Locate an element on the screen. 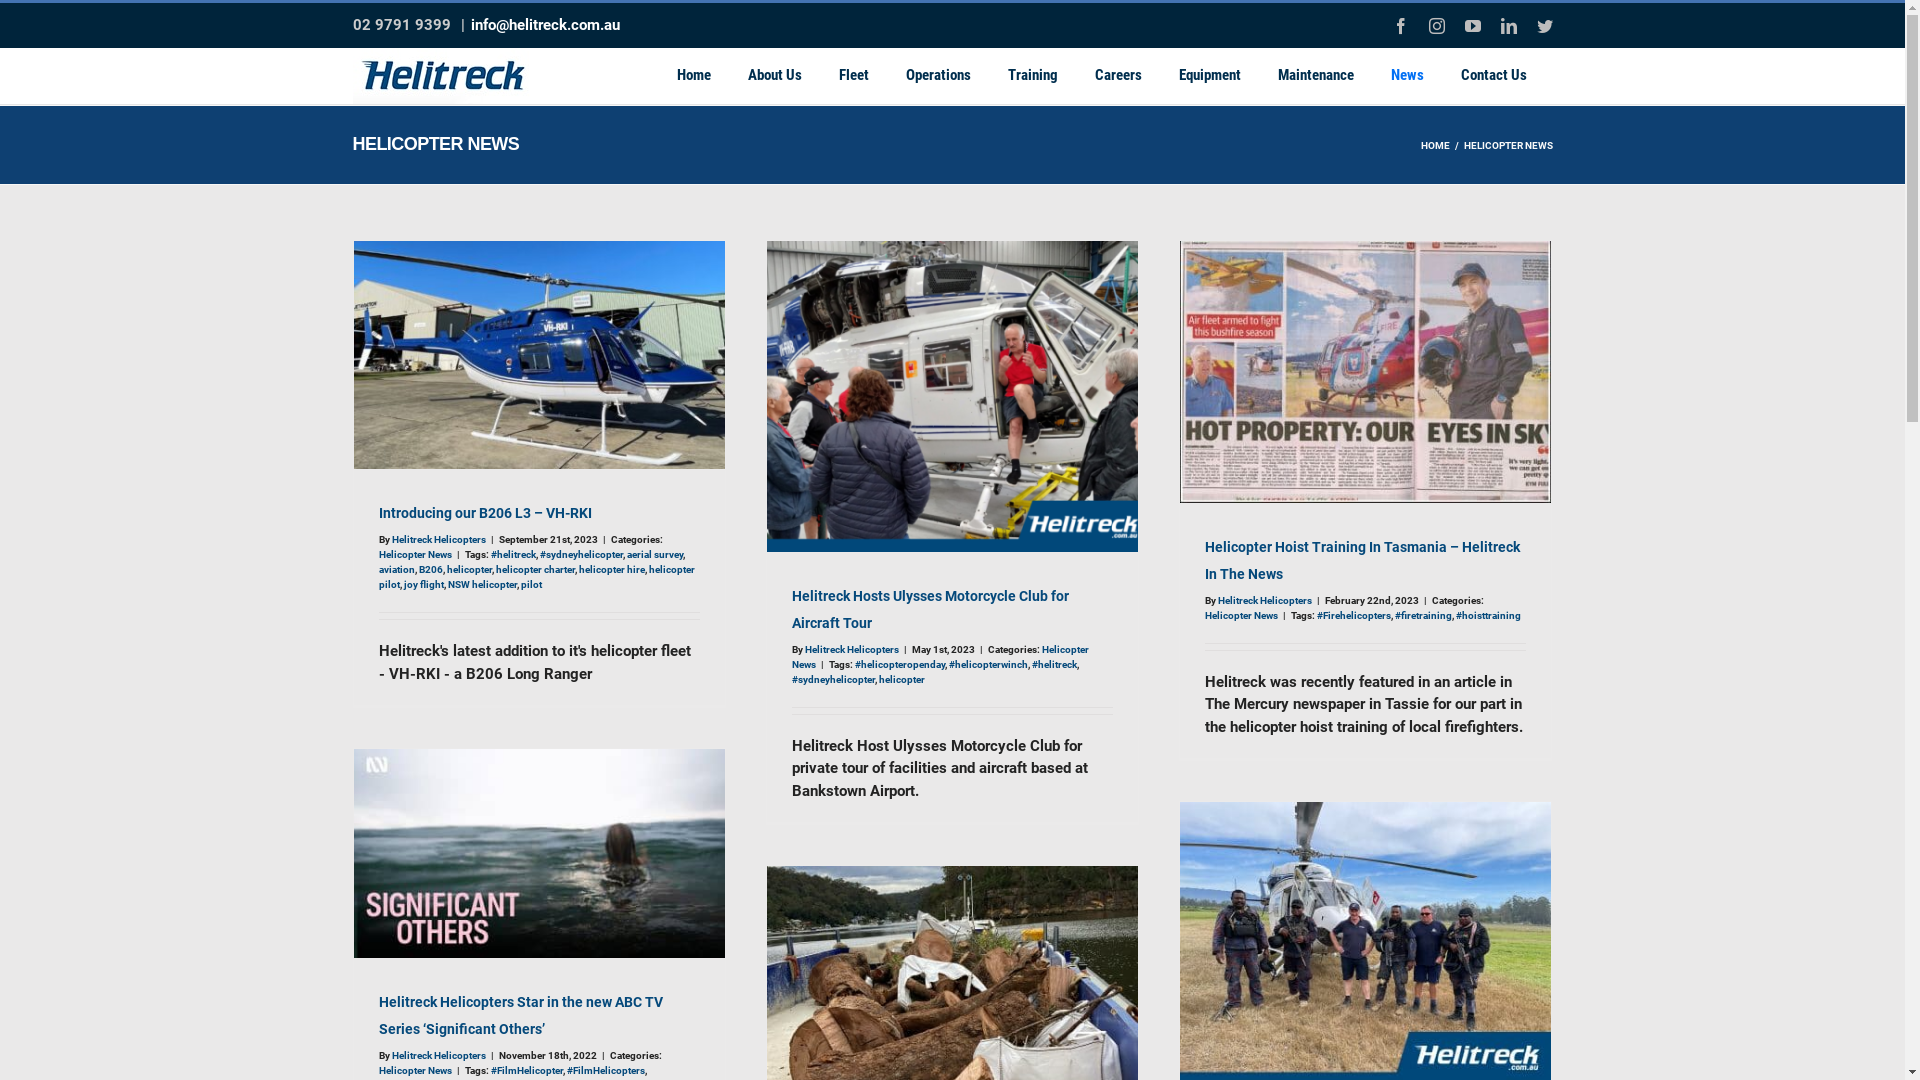  '#helicopteropenday' is located at coordinates (854, 664).